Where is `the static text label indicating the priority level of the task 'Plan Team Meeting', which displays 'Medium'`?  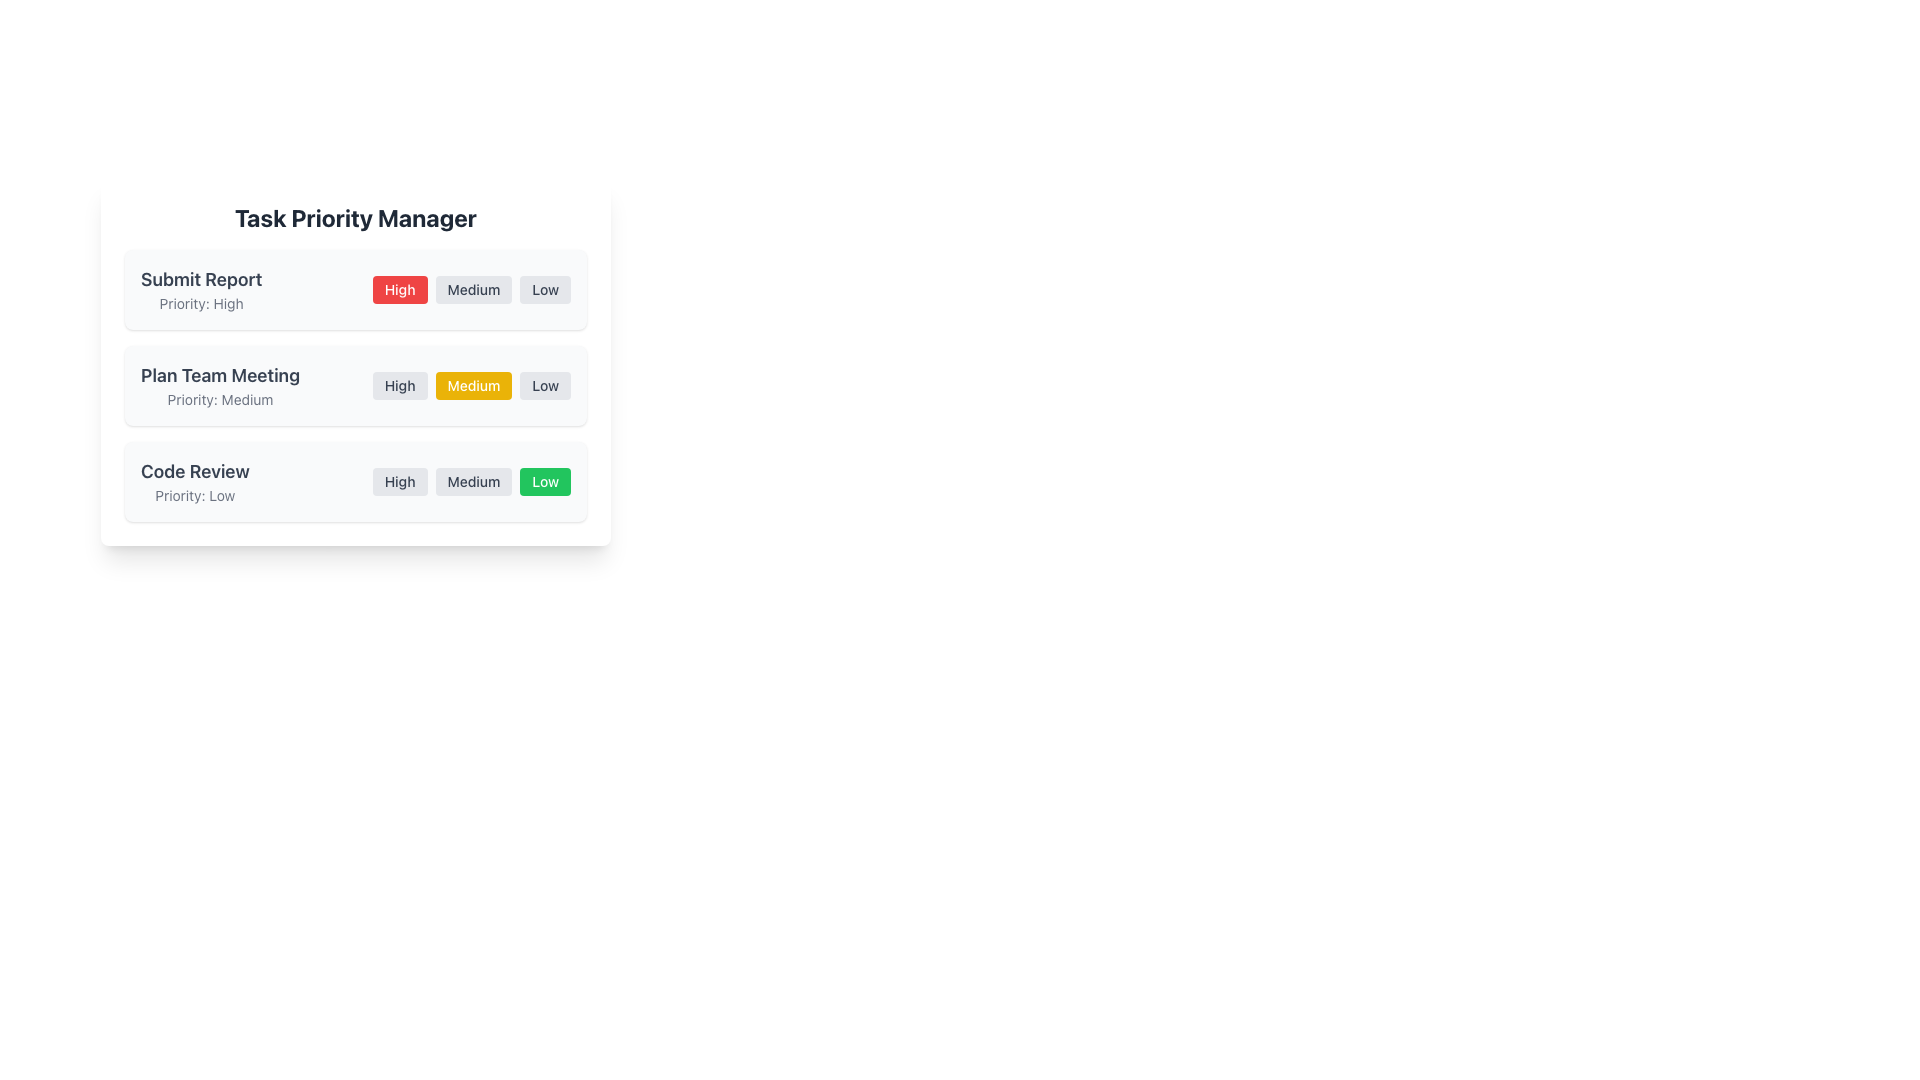
the static text label indicating the priority level of the task 'Plan Team Meeting', which displays 'Medium' is located at coordinates (220, 400).